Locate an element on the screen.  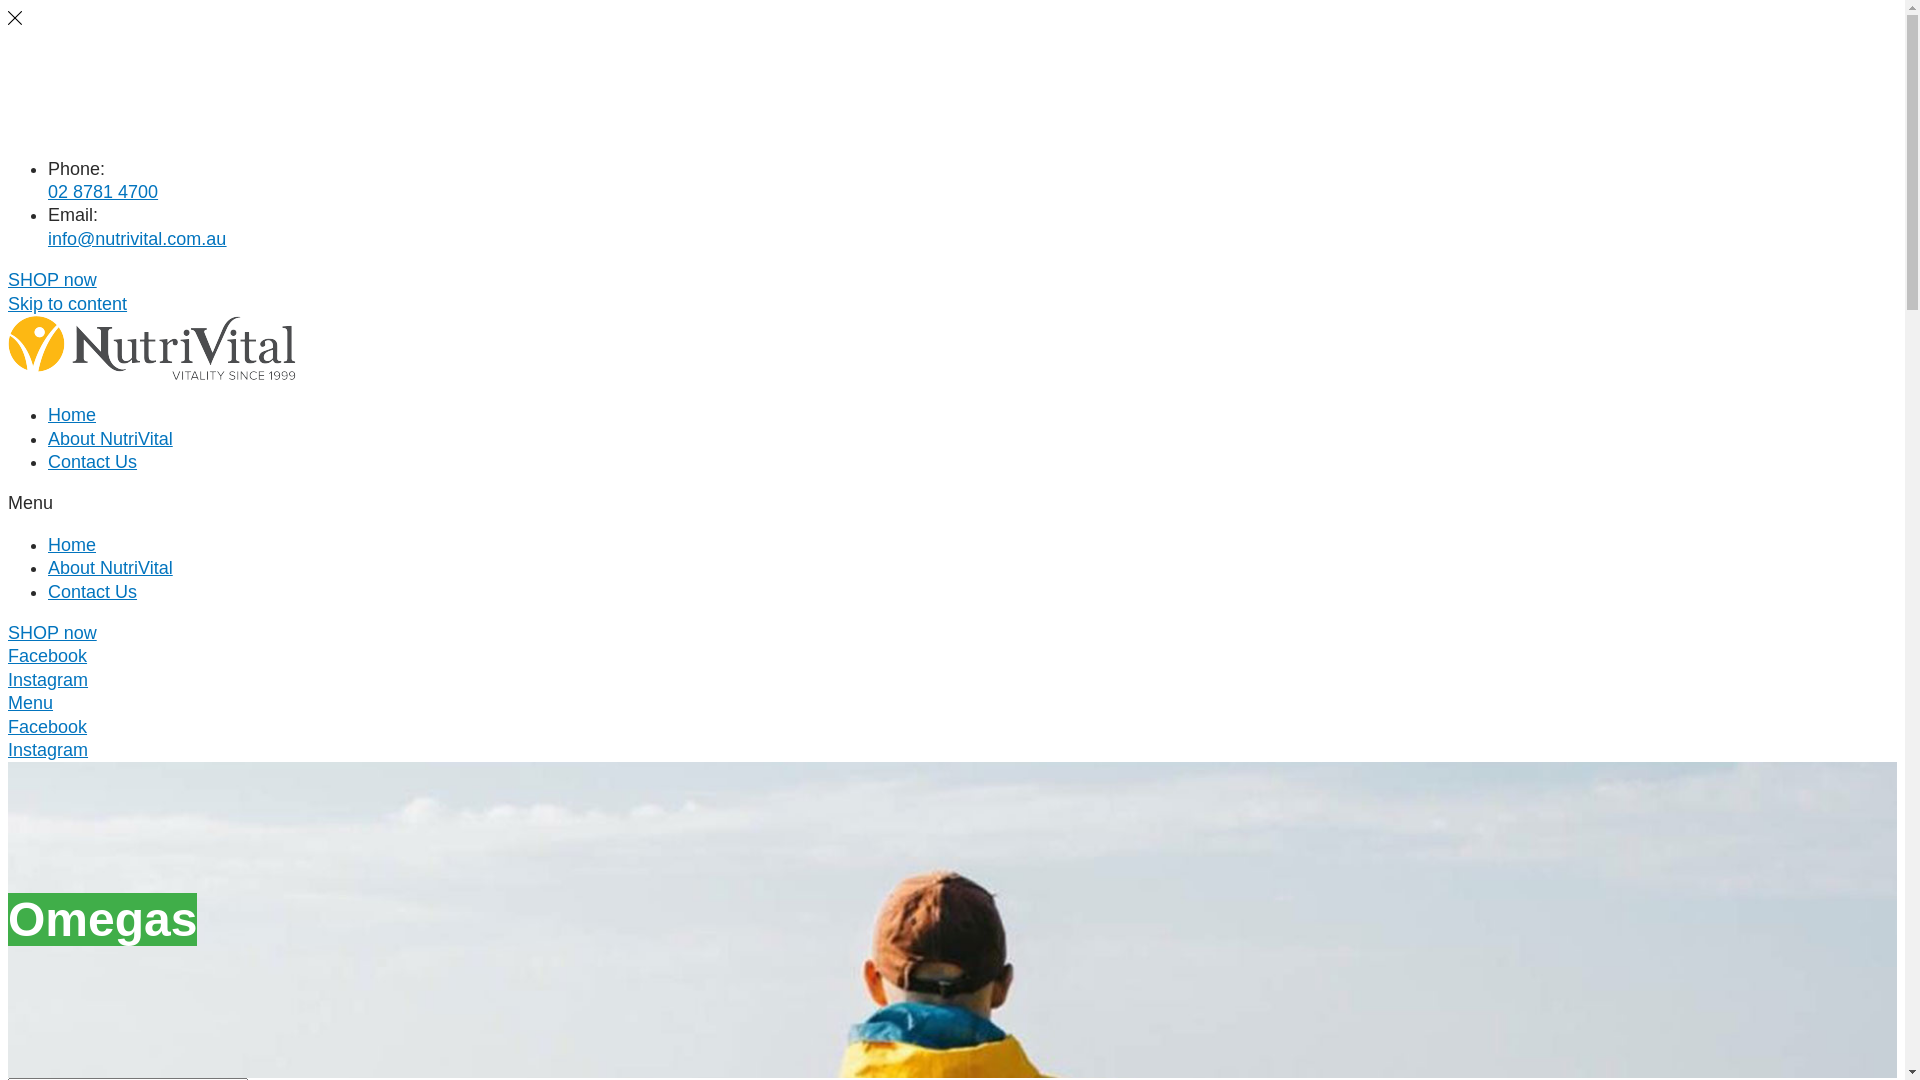
'Facebook' is located at coordinates (47, 726).